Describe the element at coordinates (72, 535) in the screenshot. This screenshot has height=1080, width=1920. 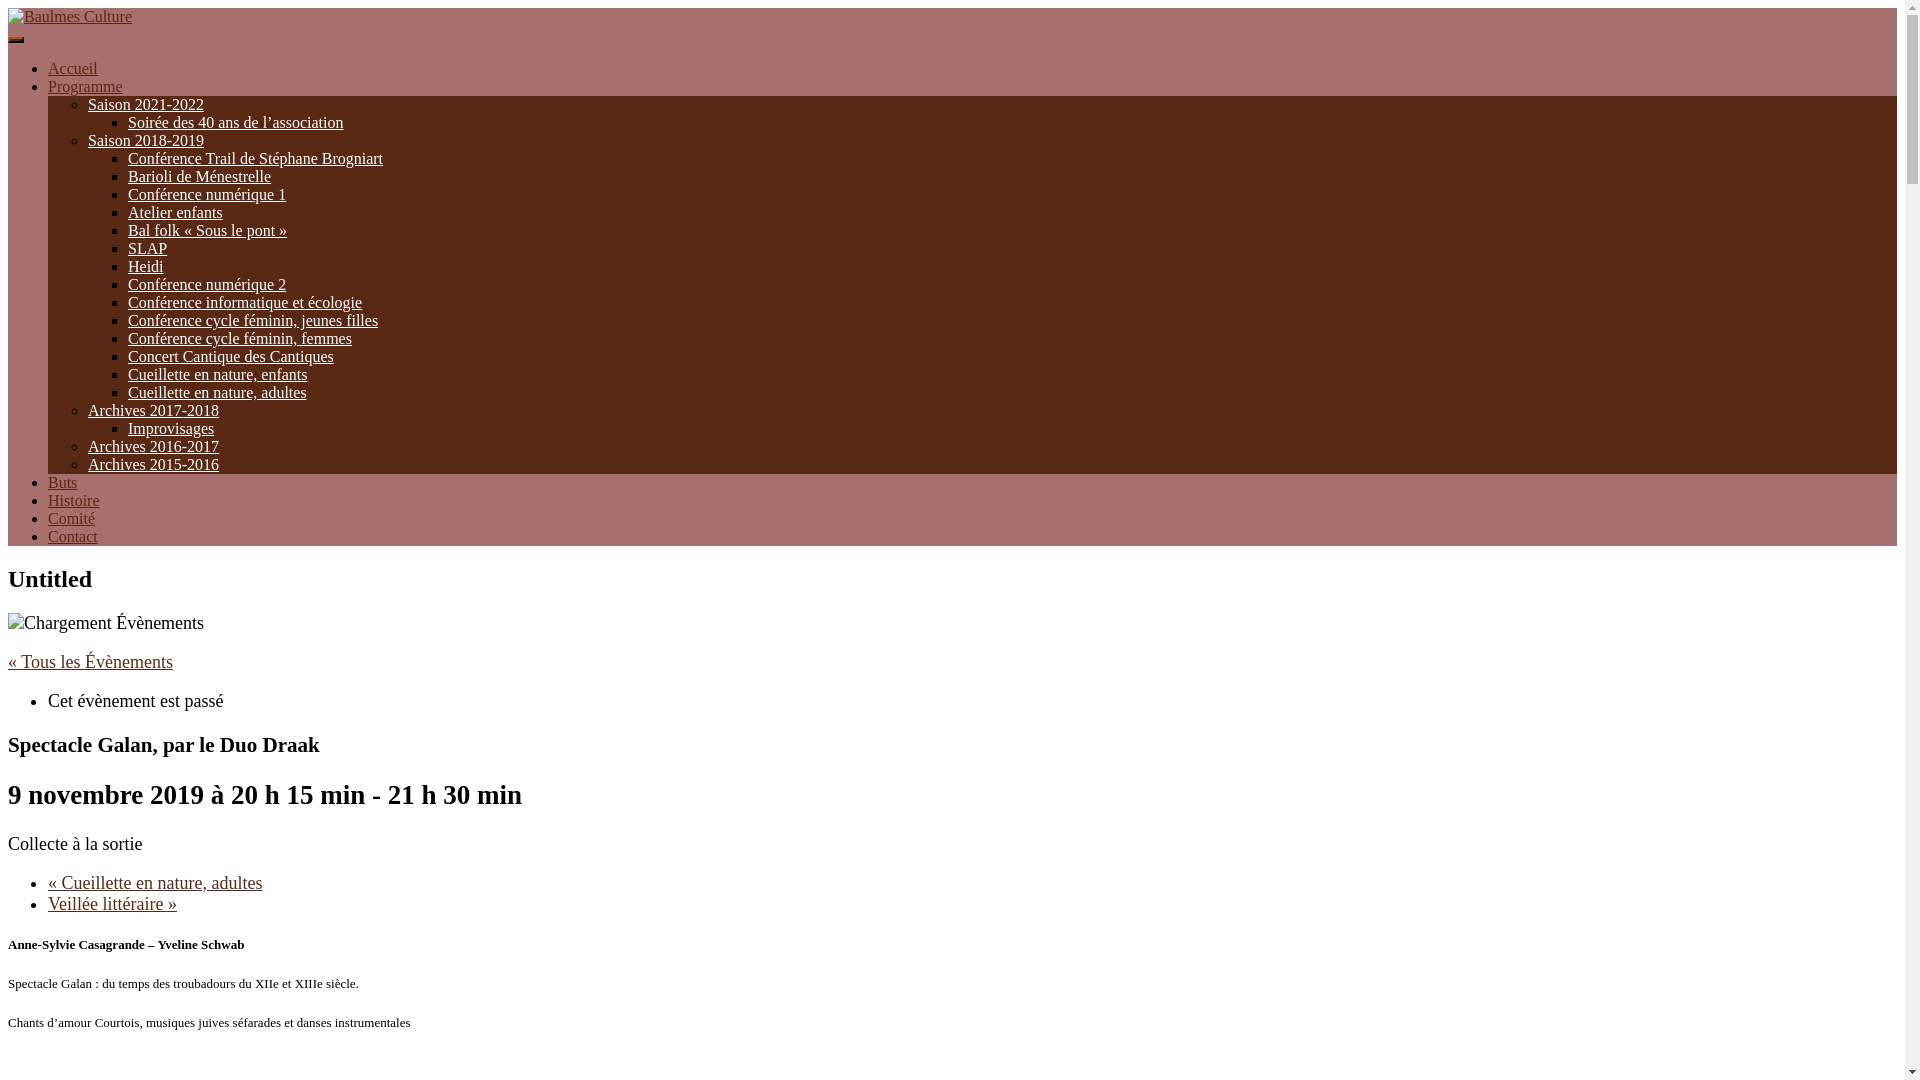
I see `'Contact'` at that location.